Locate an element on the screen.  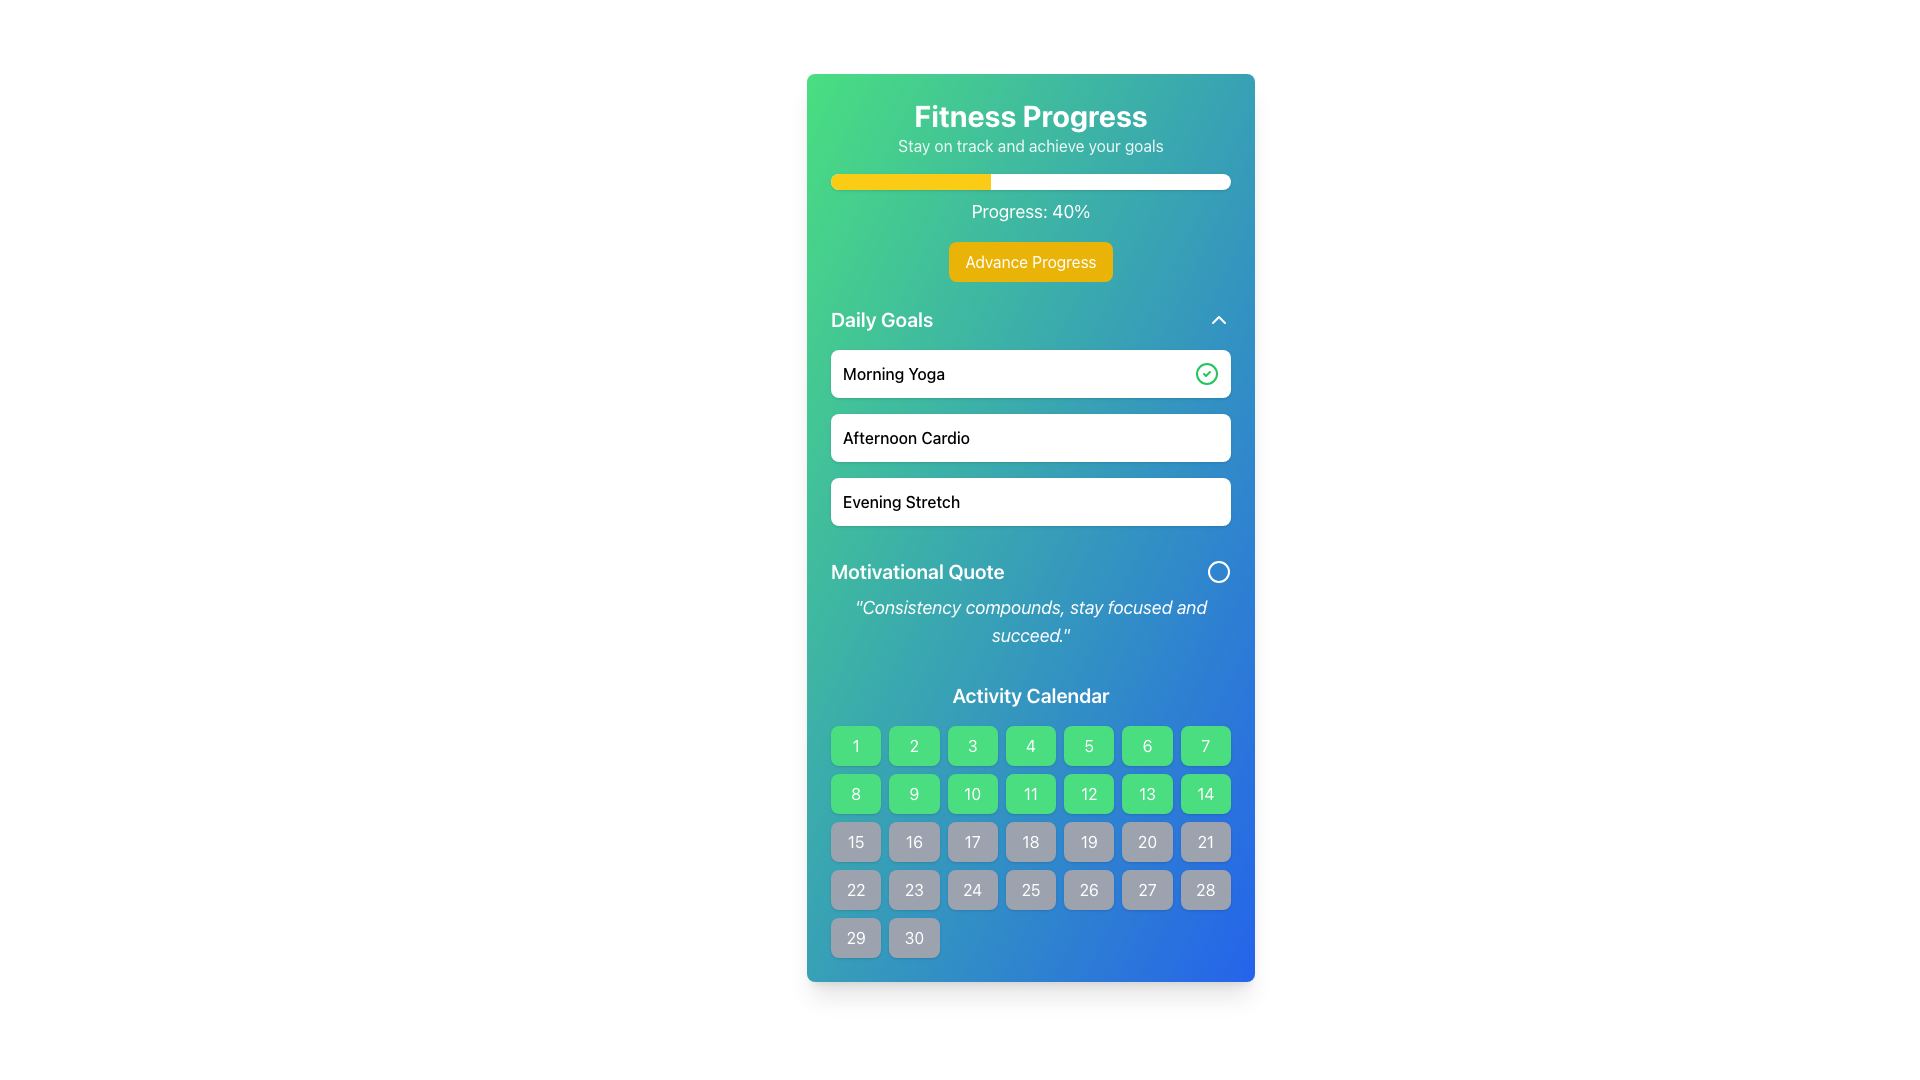
the icon that toggles the collapse or expand function for the 'Daily Goals' section, located at the far-right end of the section header is located at coordinates (1218, 319).